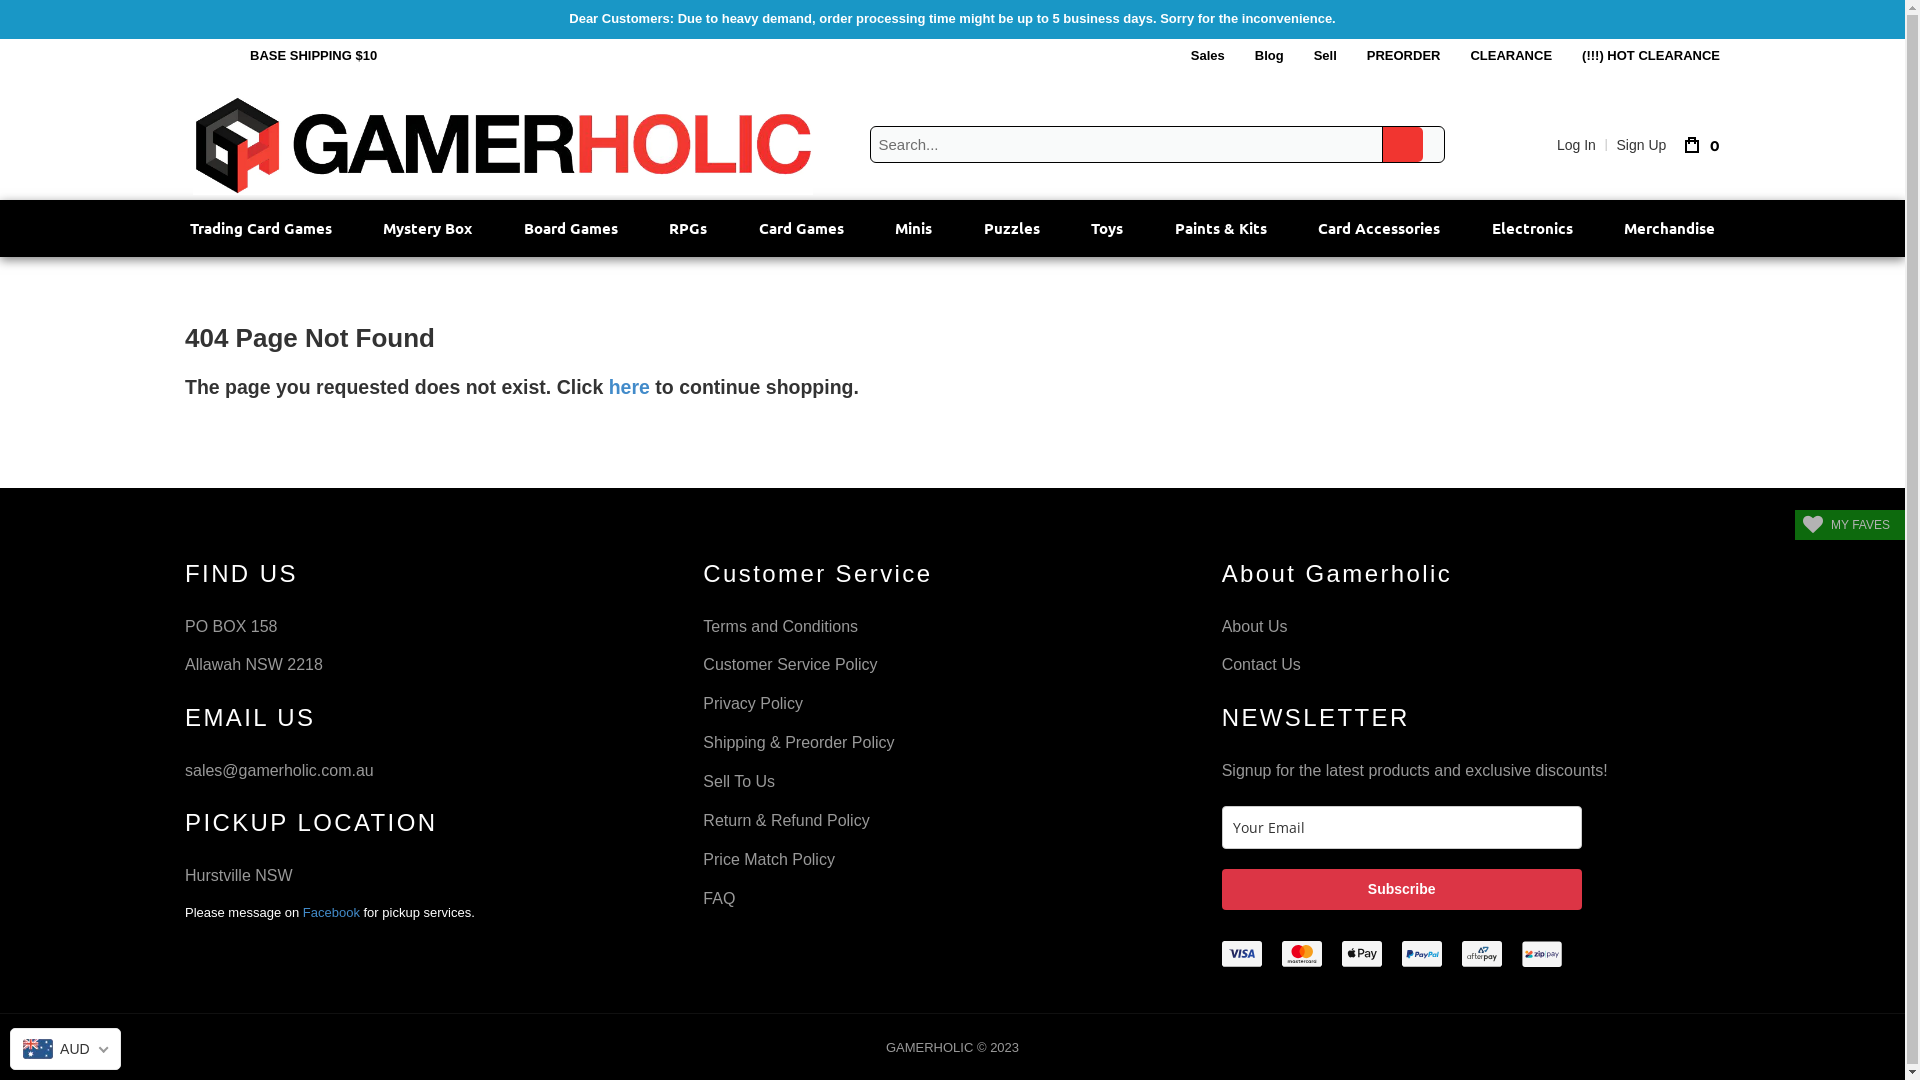  I want to click on '(!!!) HOT CLEARANCE', so click(1651, 56).